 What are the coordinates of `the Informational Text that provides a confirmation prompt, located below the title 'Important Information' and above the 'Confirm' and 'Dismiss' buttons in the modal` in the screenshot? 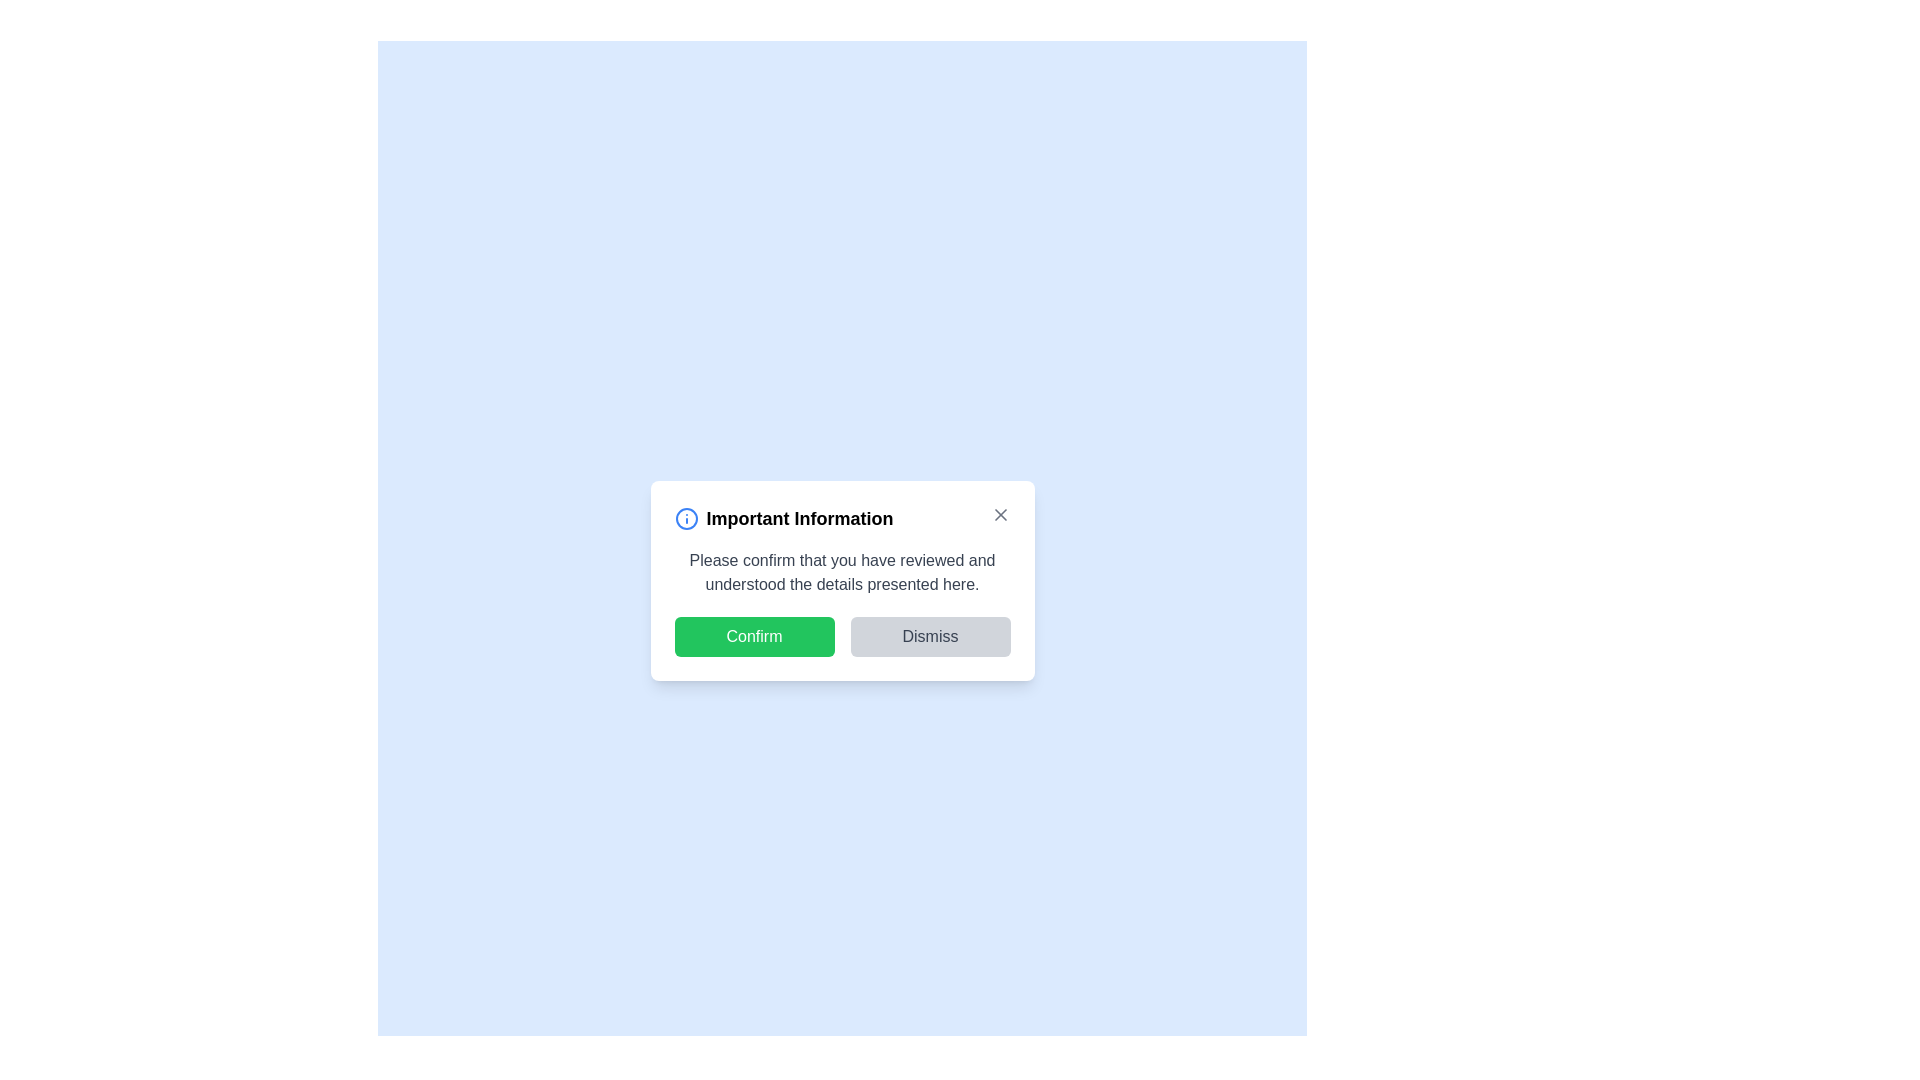 It's located at (842, 573).